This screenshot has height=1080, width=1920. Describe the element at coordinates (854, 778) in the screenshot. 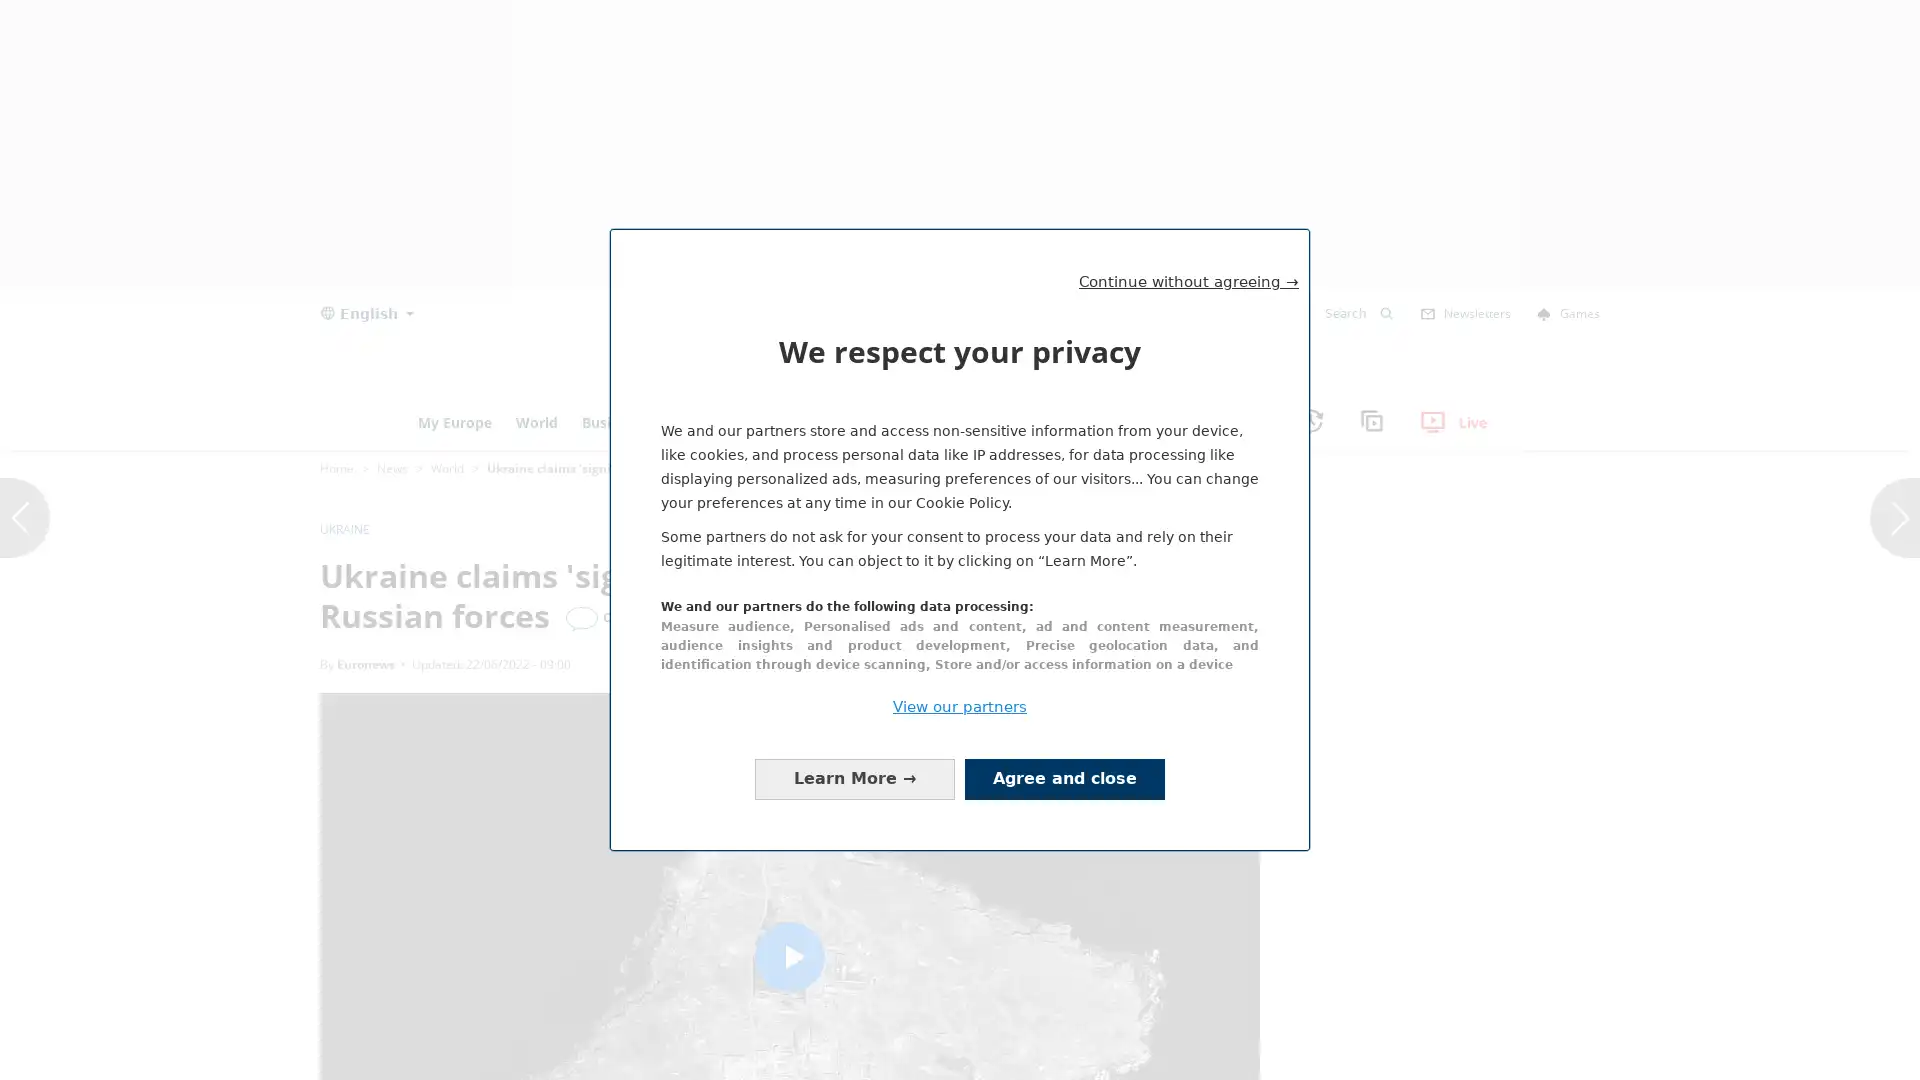

I see `Configure your consents` at that location.